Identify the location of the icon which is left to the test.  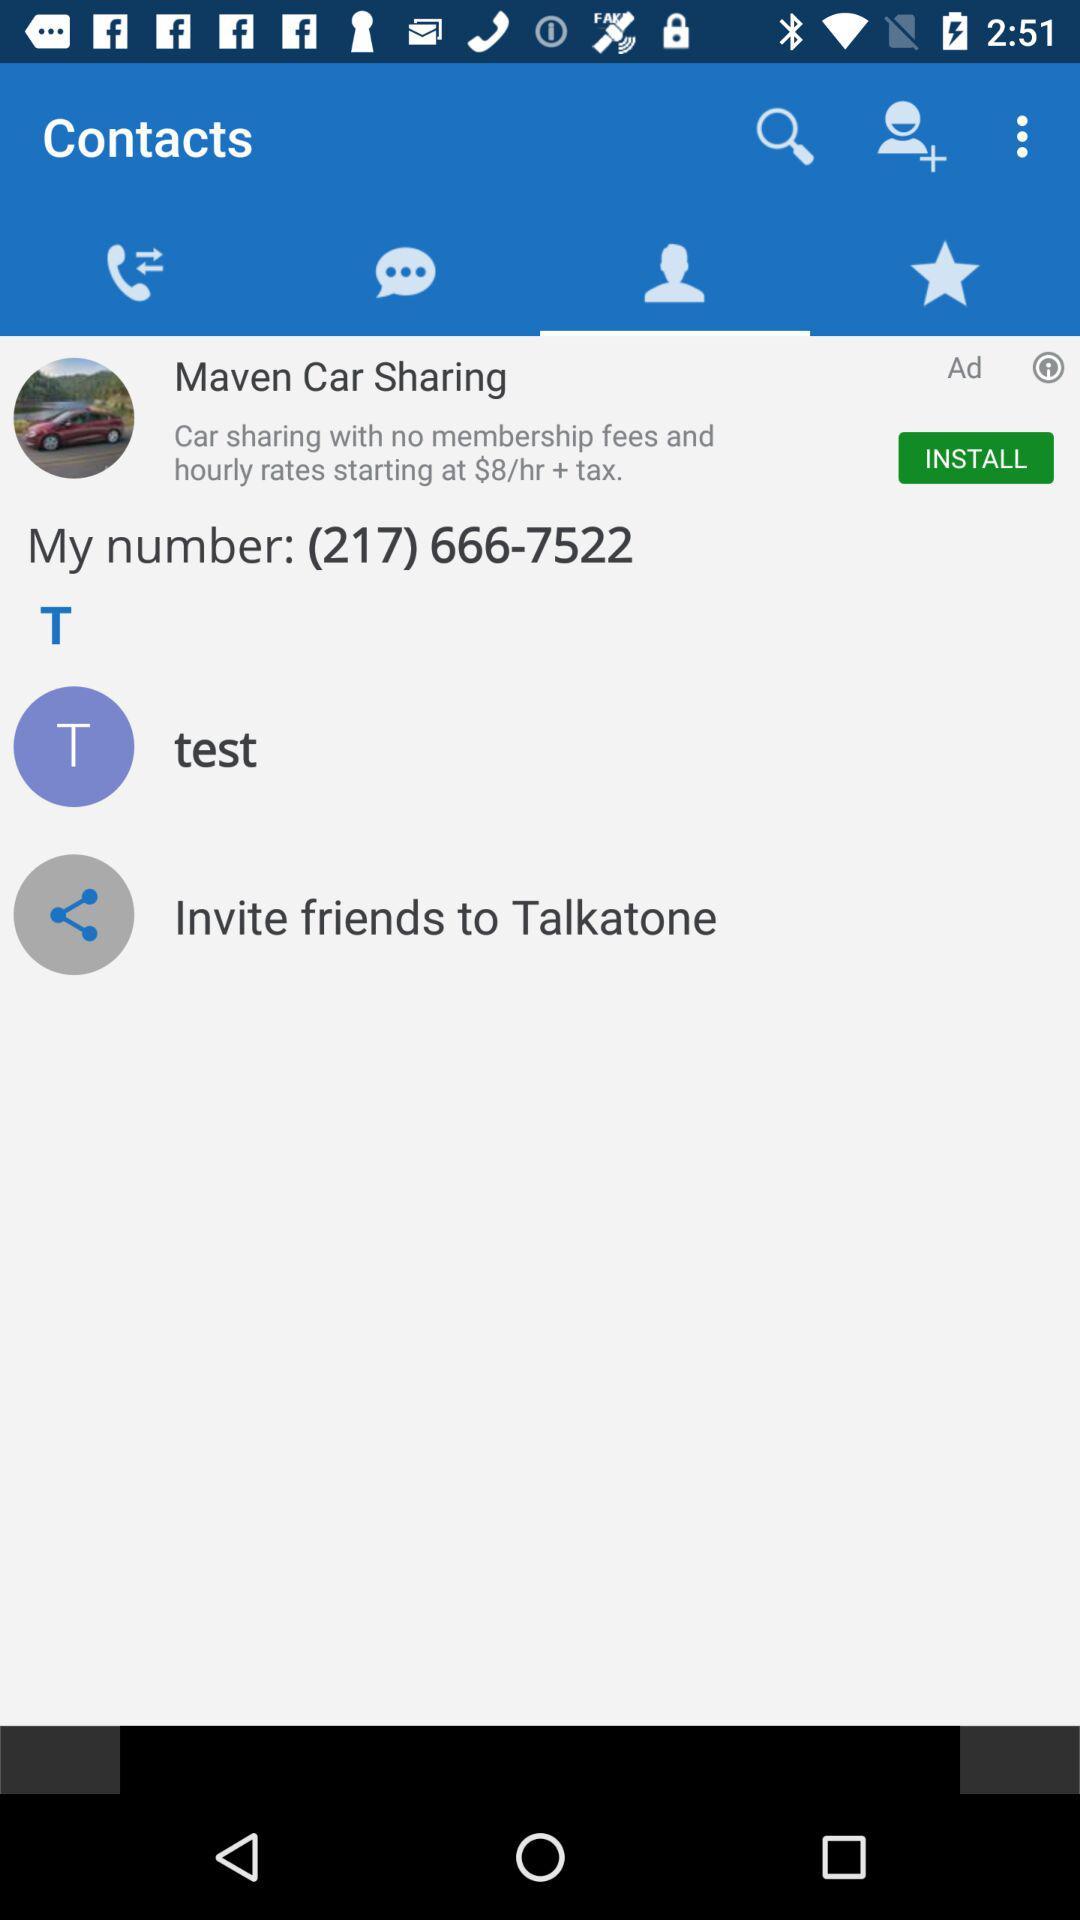
(72, 745).